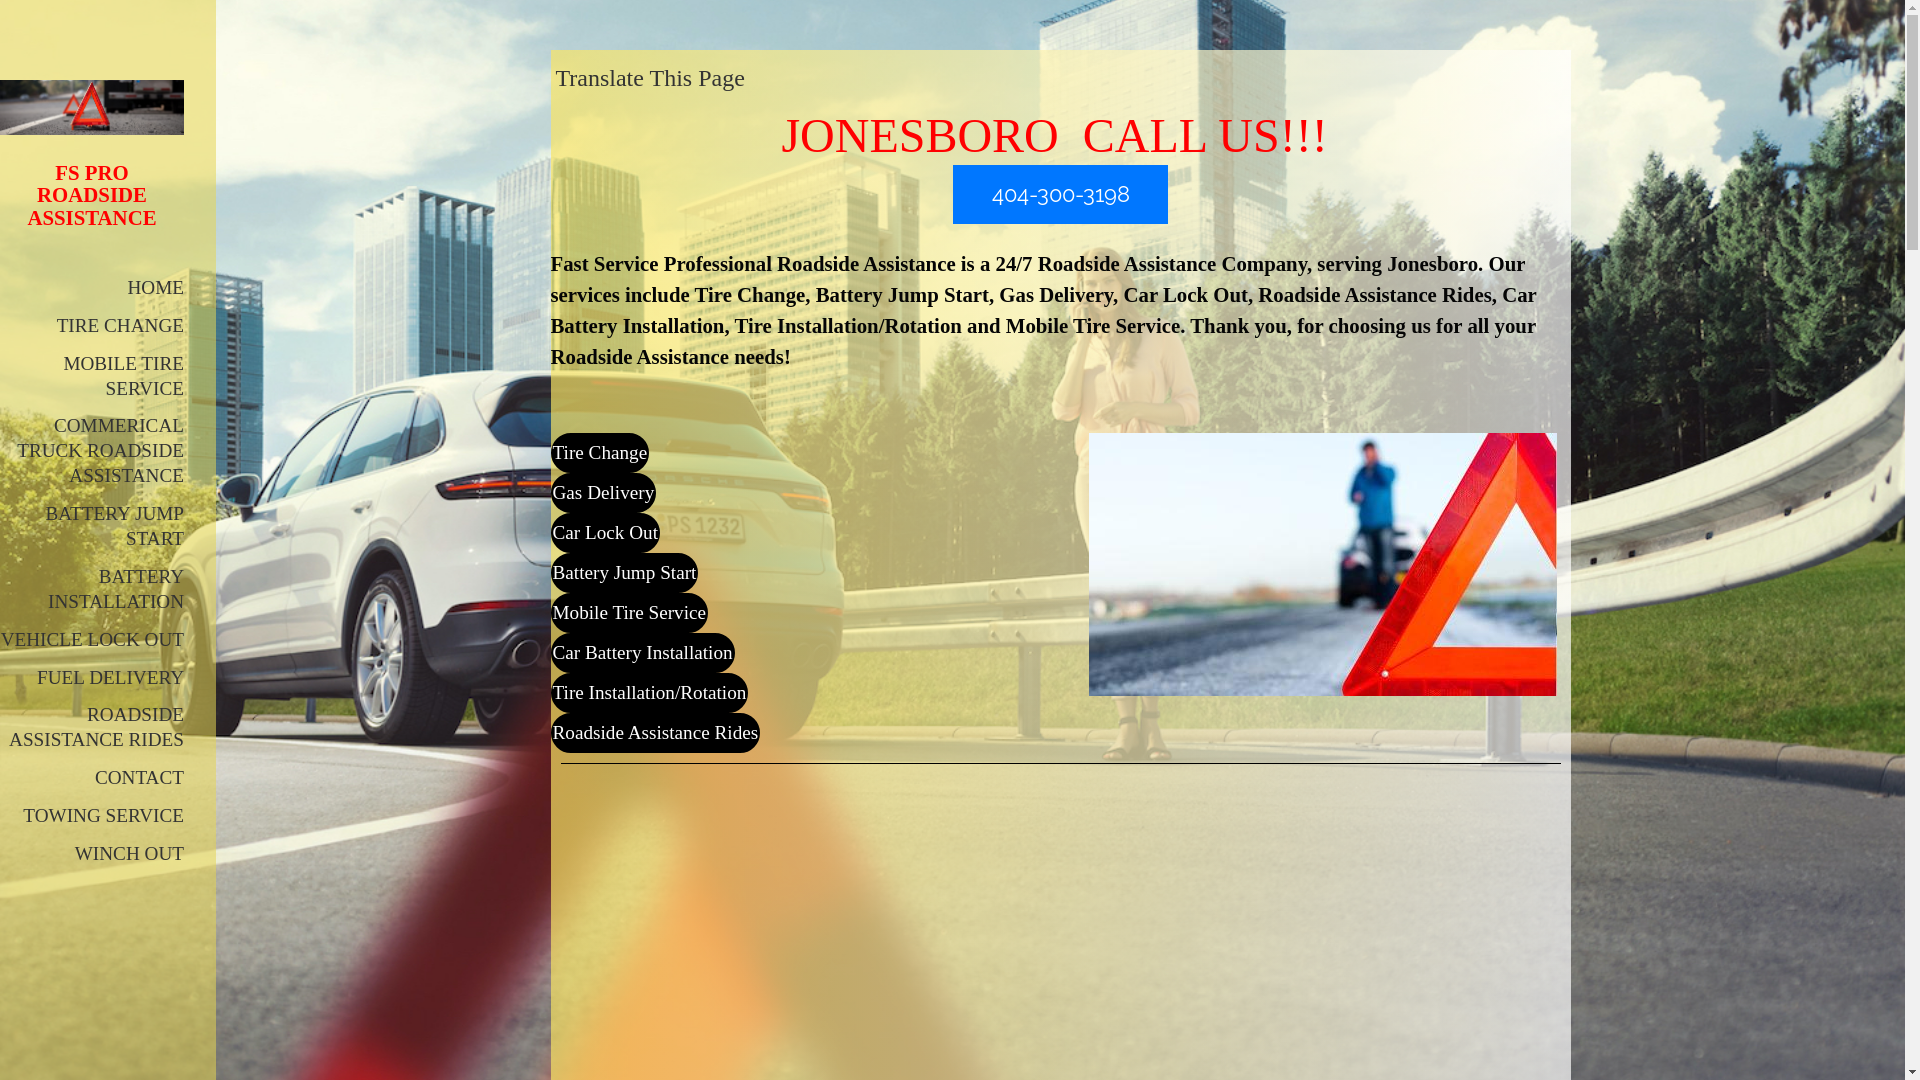  Describe the element at coordinates (128, 853) in the screenshot. I see `'WINCH OUT'` at that location.